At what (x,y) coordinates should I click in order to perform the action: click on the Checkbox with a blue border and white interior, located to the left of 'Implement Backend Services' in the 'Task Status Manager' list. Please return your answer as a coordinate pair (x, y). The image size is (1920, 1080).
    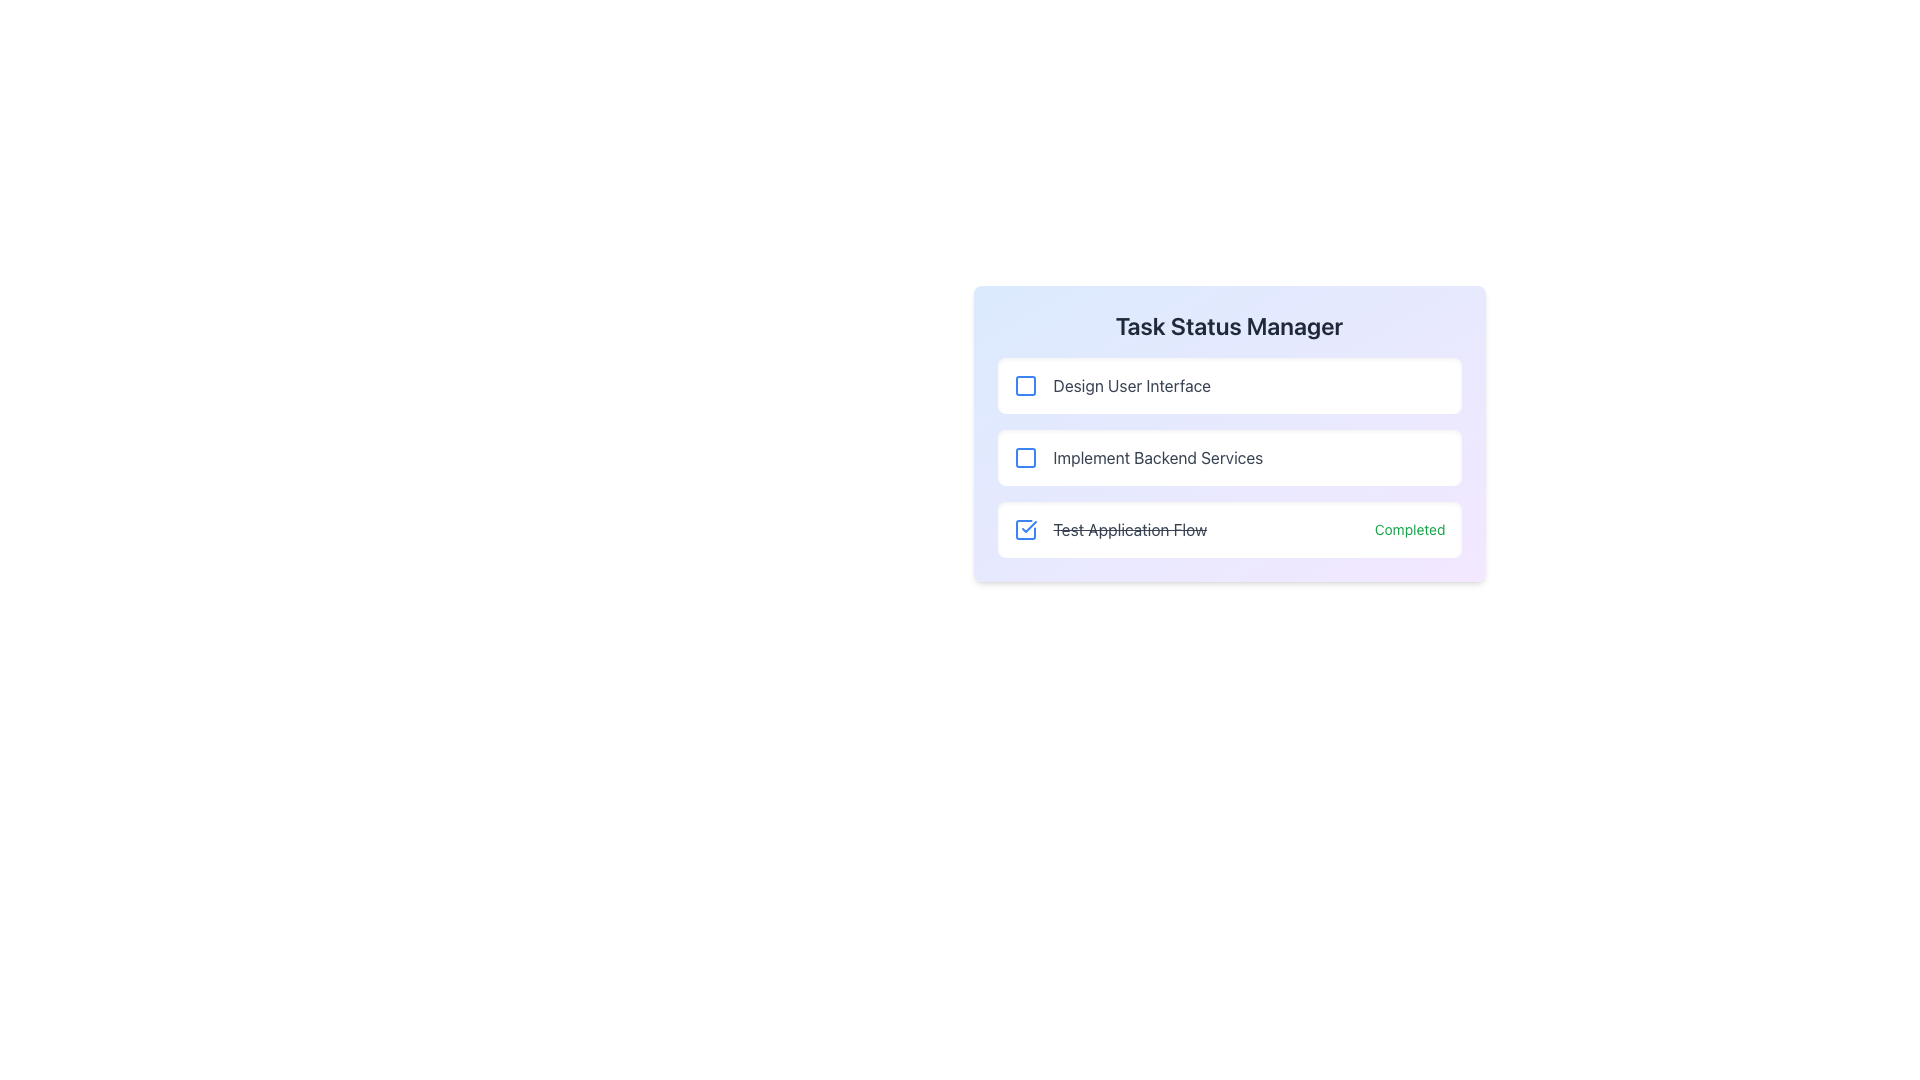
    Looking at the image, I should click on (1025, 458).